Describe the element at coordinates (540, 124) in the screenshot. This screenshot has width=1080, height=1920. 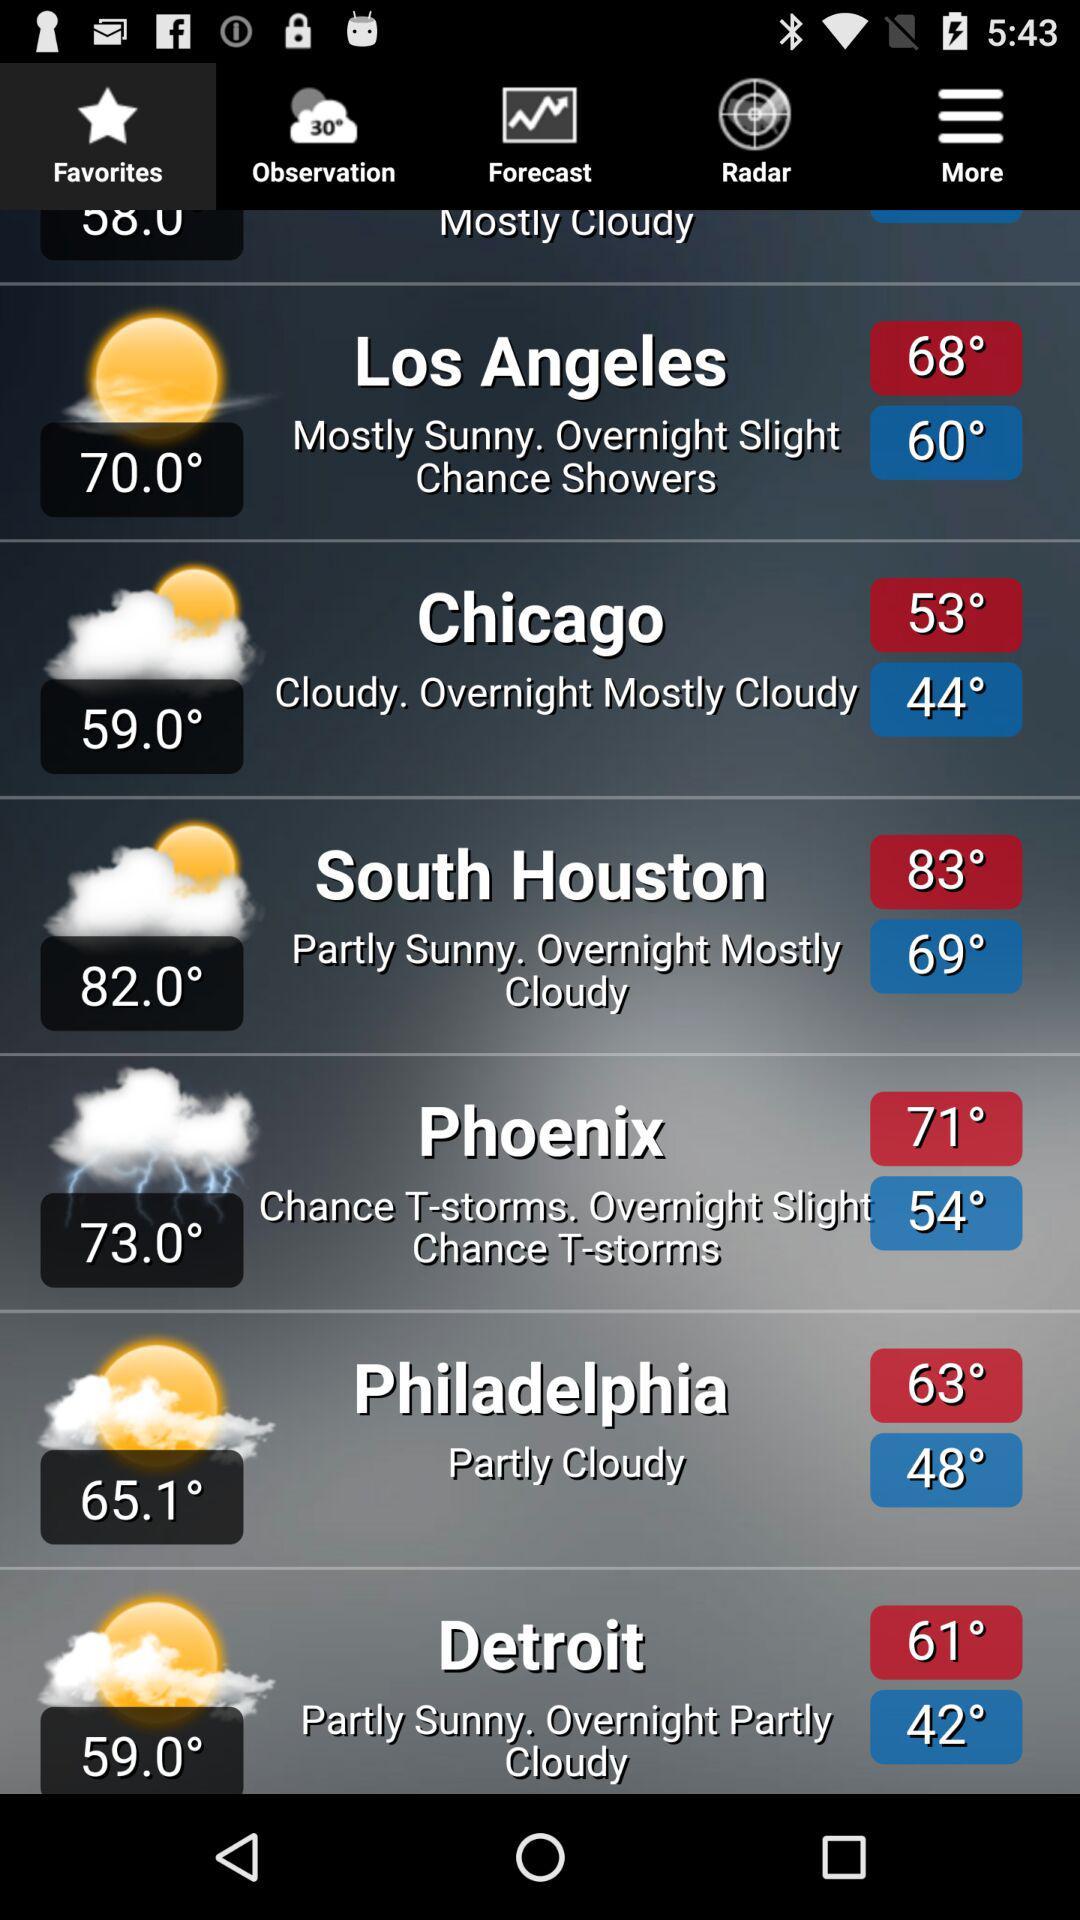
I see `the forecast item` at that location.